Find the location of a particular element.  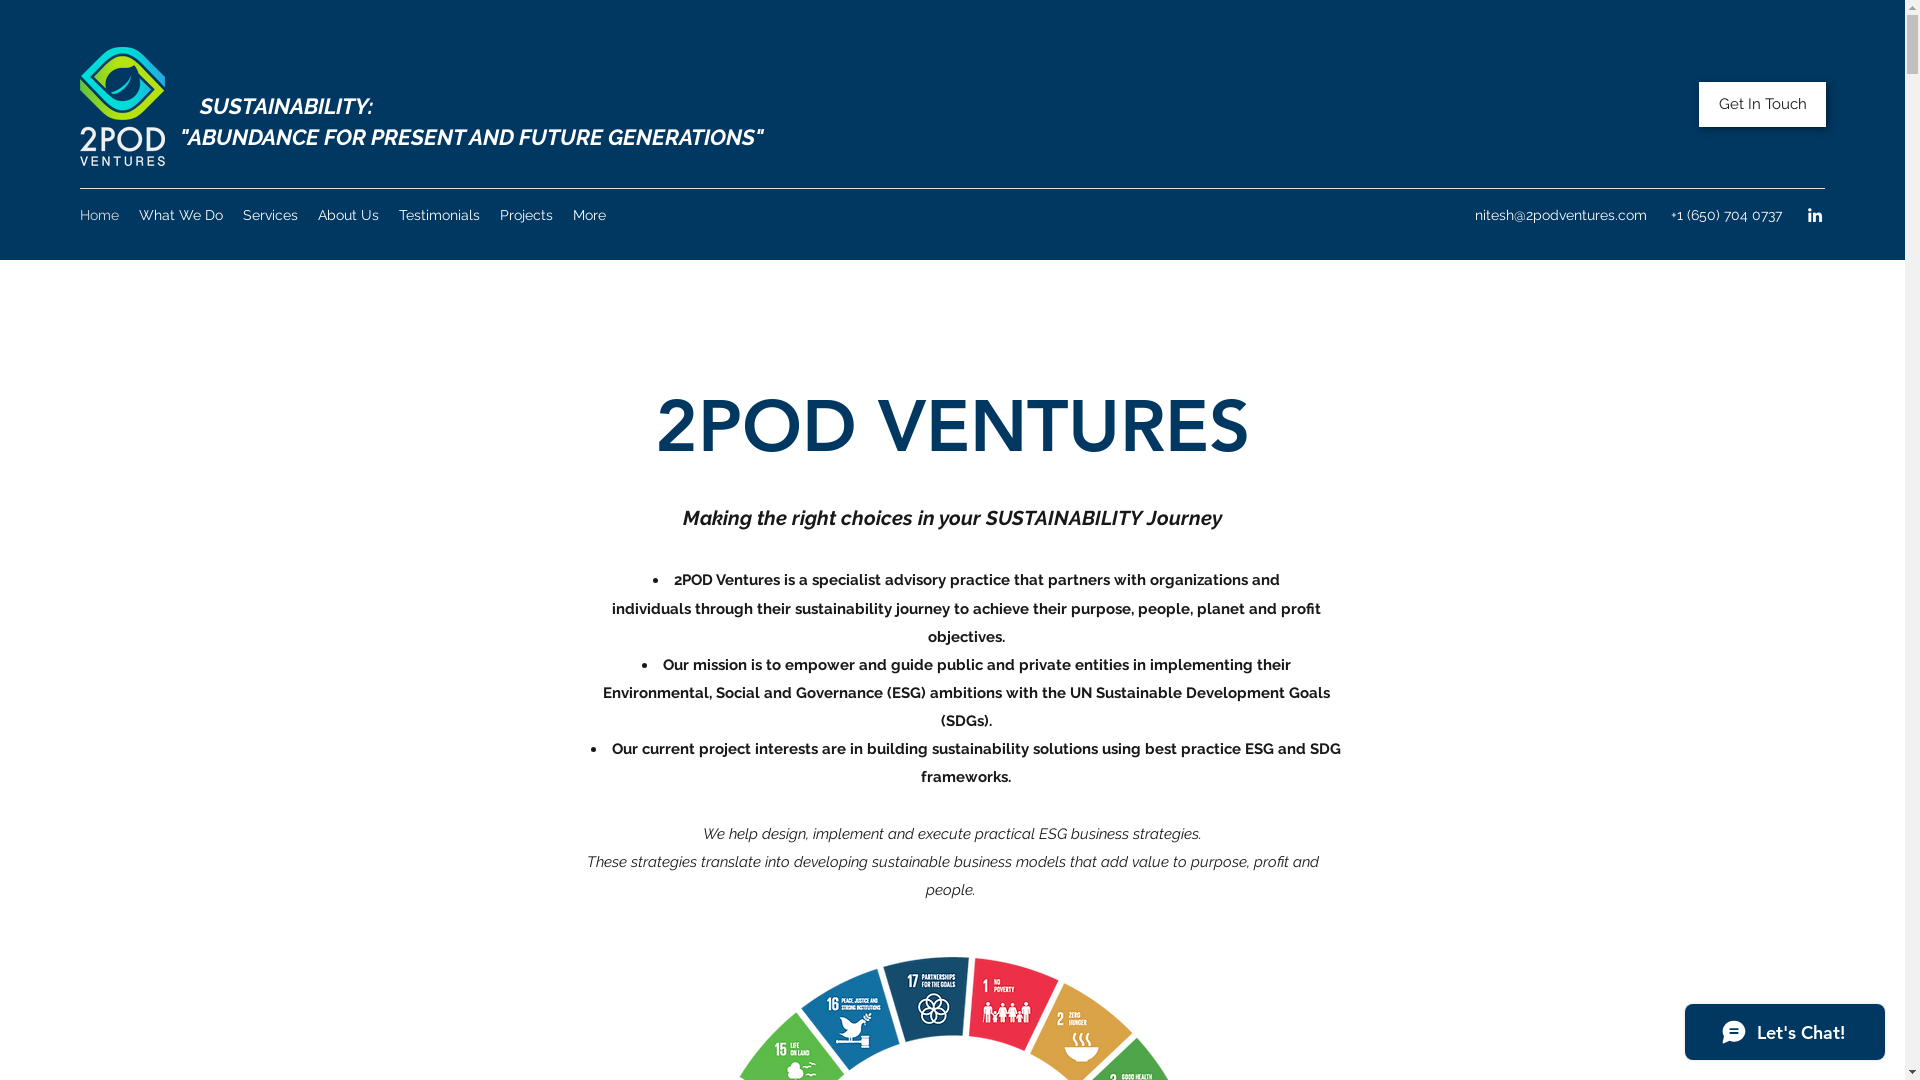

'Get In Touch' is located at coordinates (1762, 104).